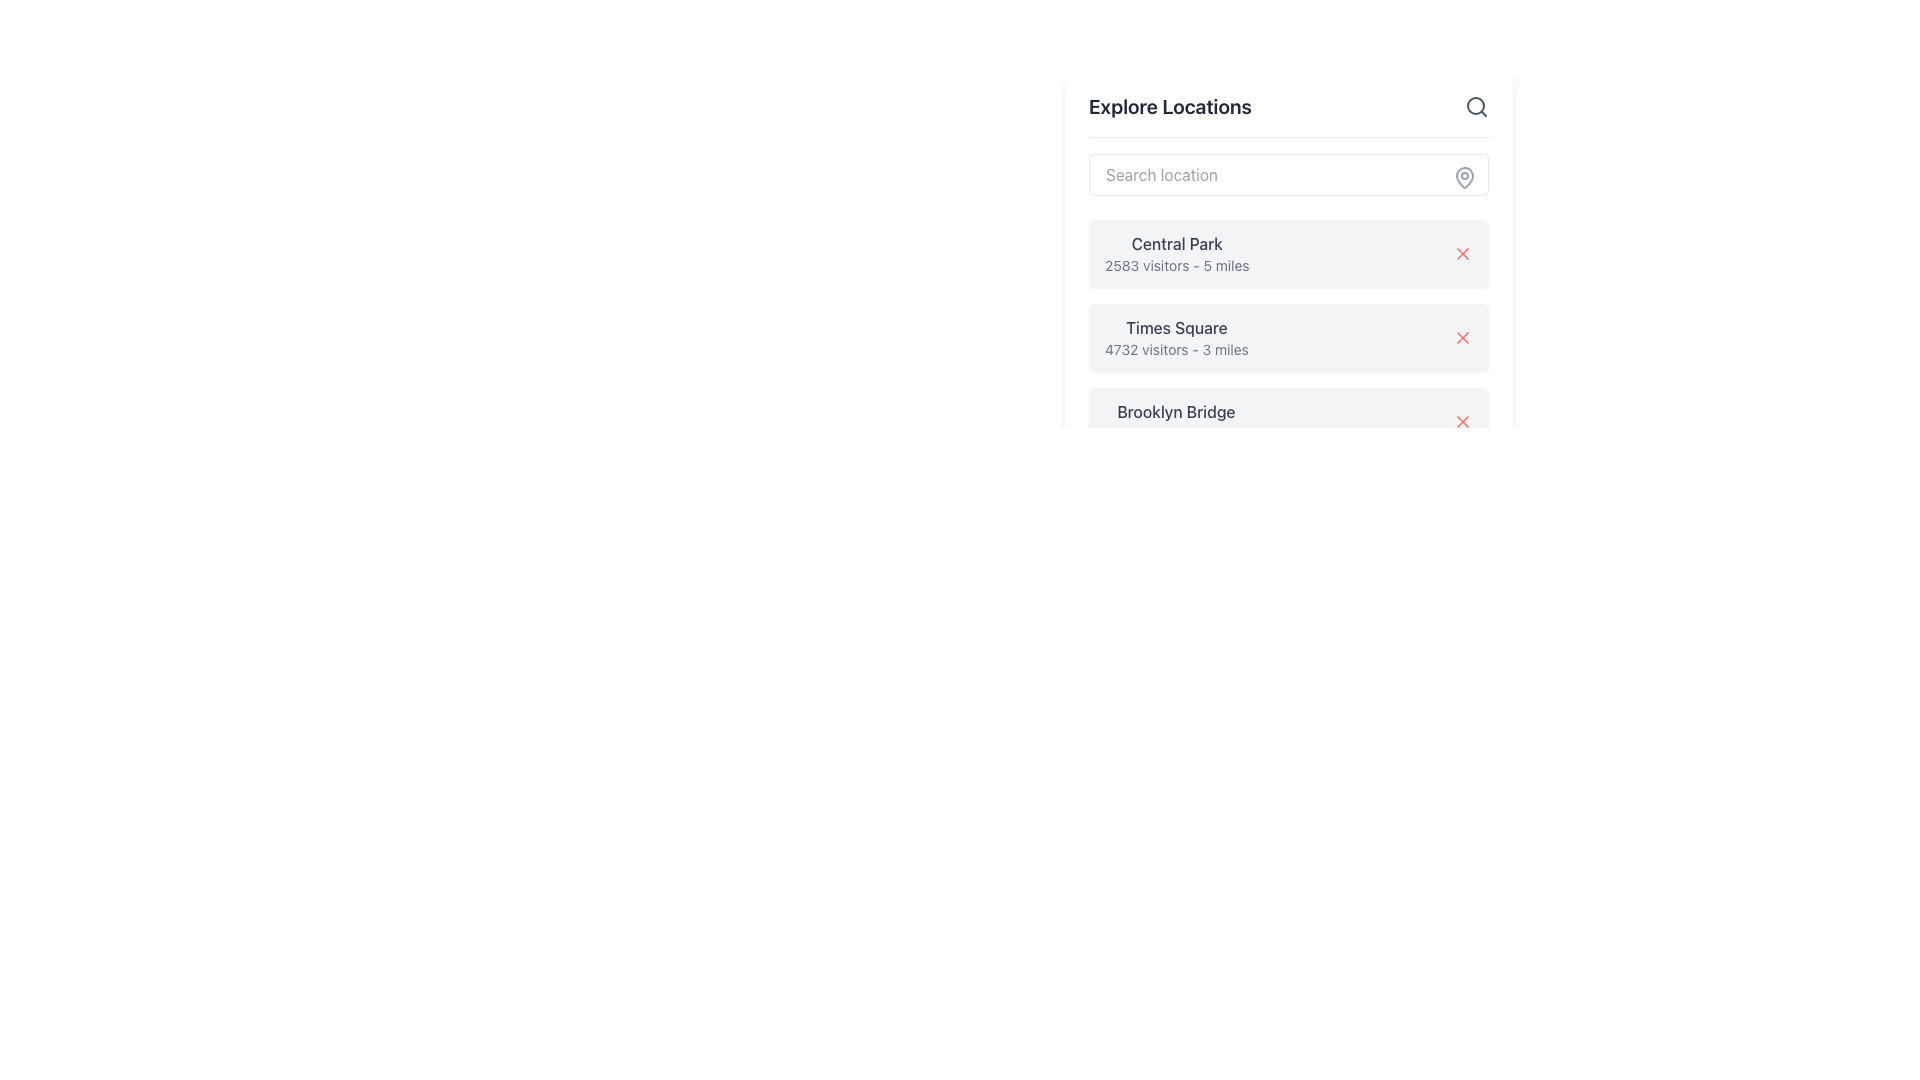 This screenshot has height=1080, width=1920. Describe the element at coordinates (1476, 105) in the screenshot. I see `the SVG circle that forms part of the search icon located at the upper section of the interface, to the right of the 'Search location' text field` at that location.